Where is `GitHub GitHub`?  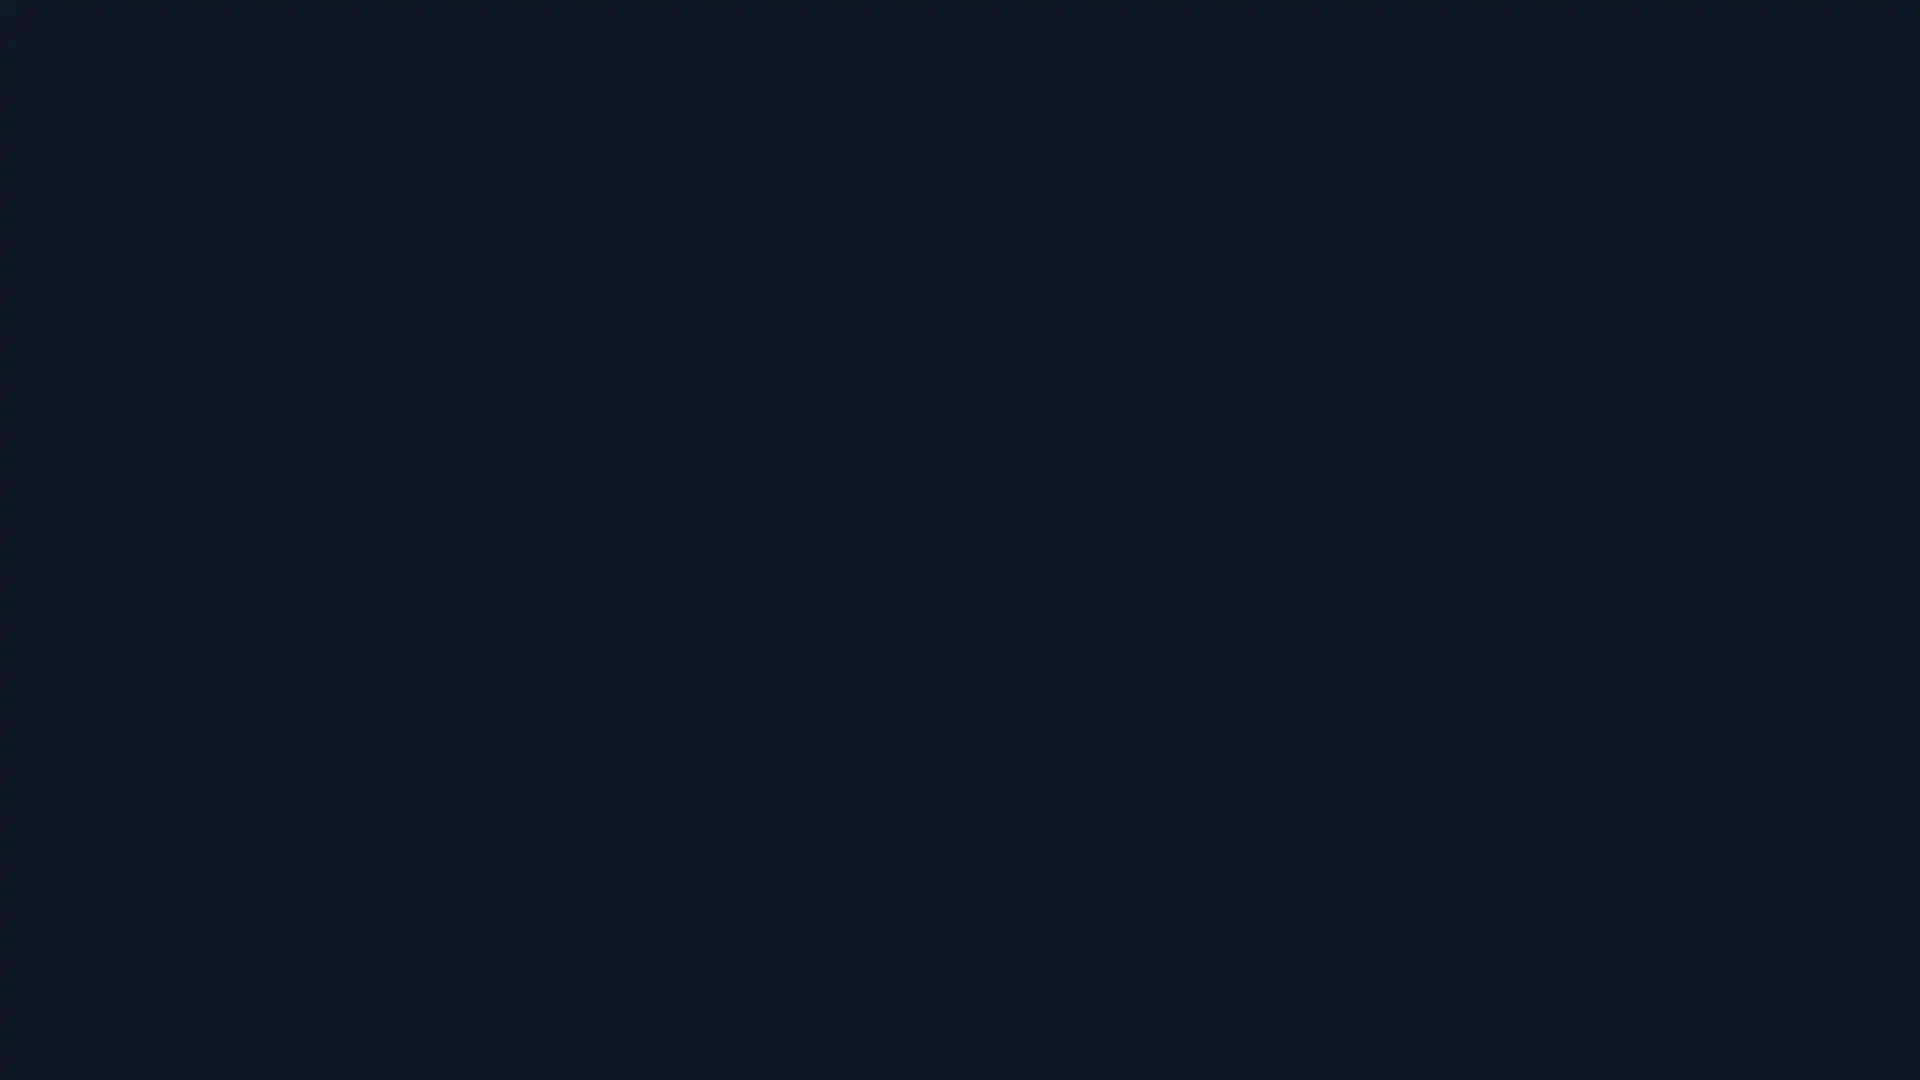
GitHub GitHub is located at coordinates (960, 600).